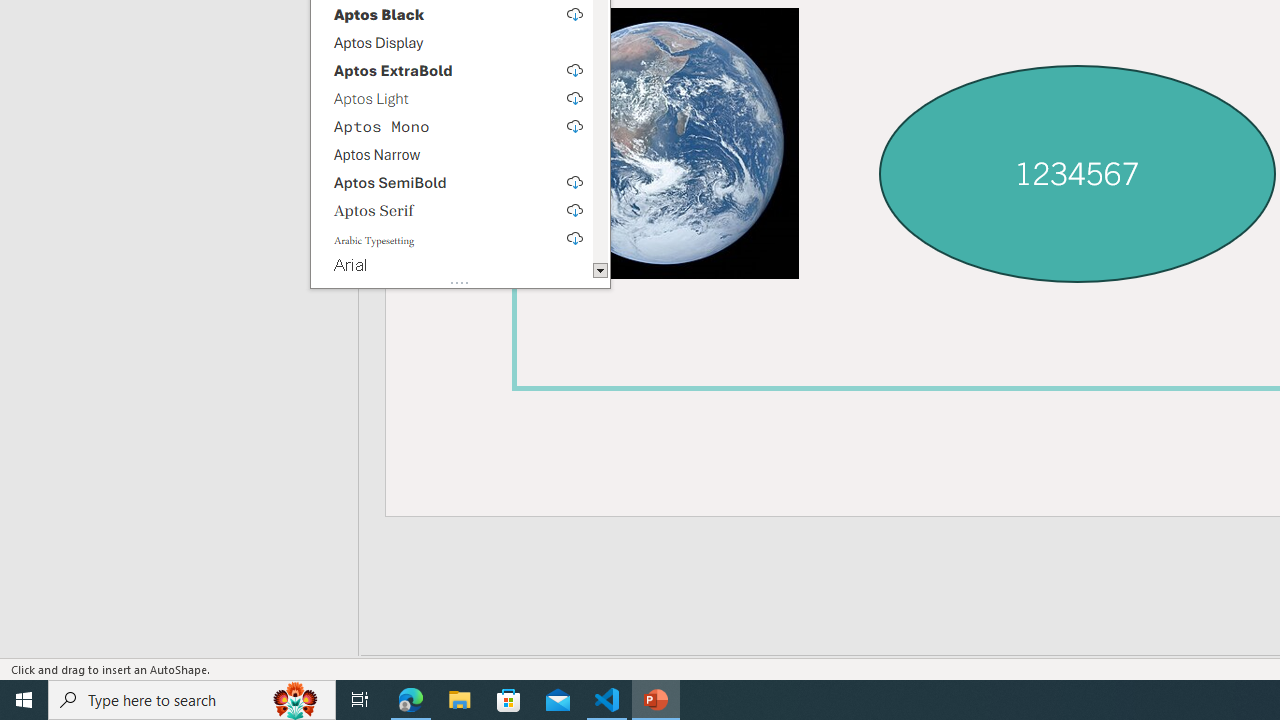 The height and width of the screenshot is (720, 1280). Describe the element at coordinates (450, 209) in the screenshot. I see `'Aptos Serif, select to download'` at that location.